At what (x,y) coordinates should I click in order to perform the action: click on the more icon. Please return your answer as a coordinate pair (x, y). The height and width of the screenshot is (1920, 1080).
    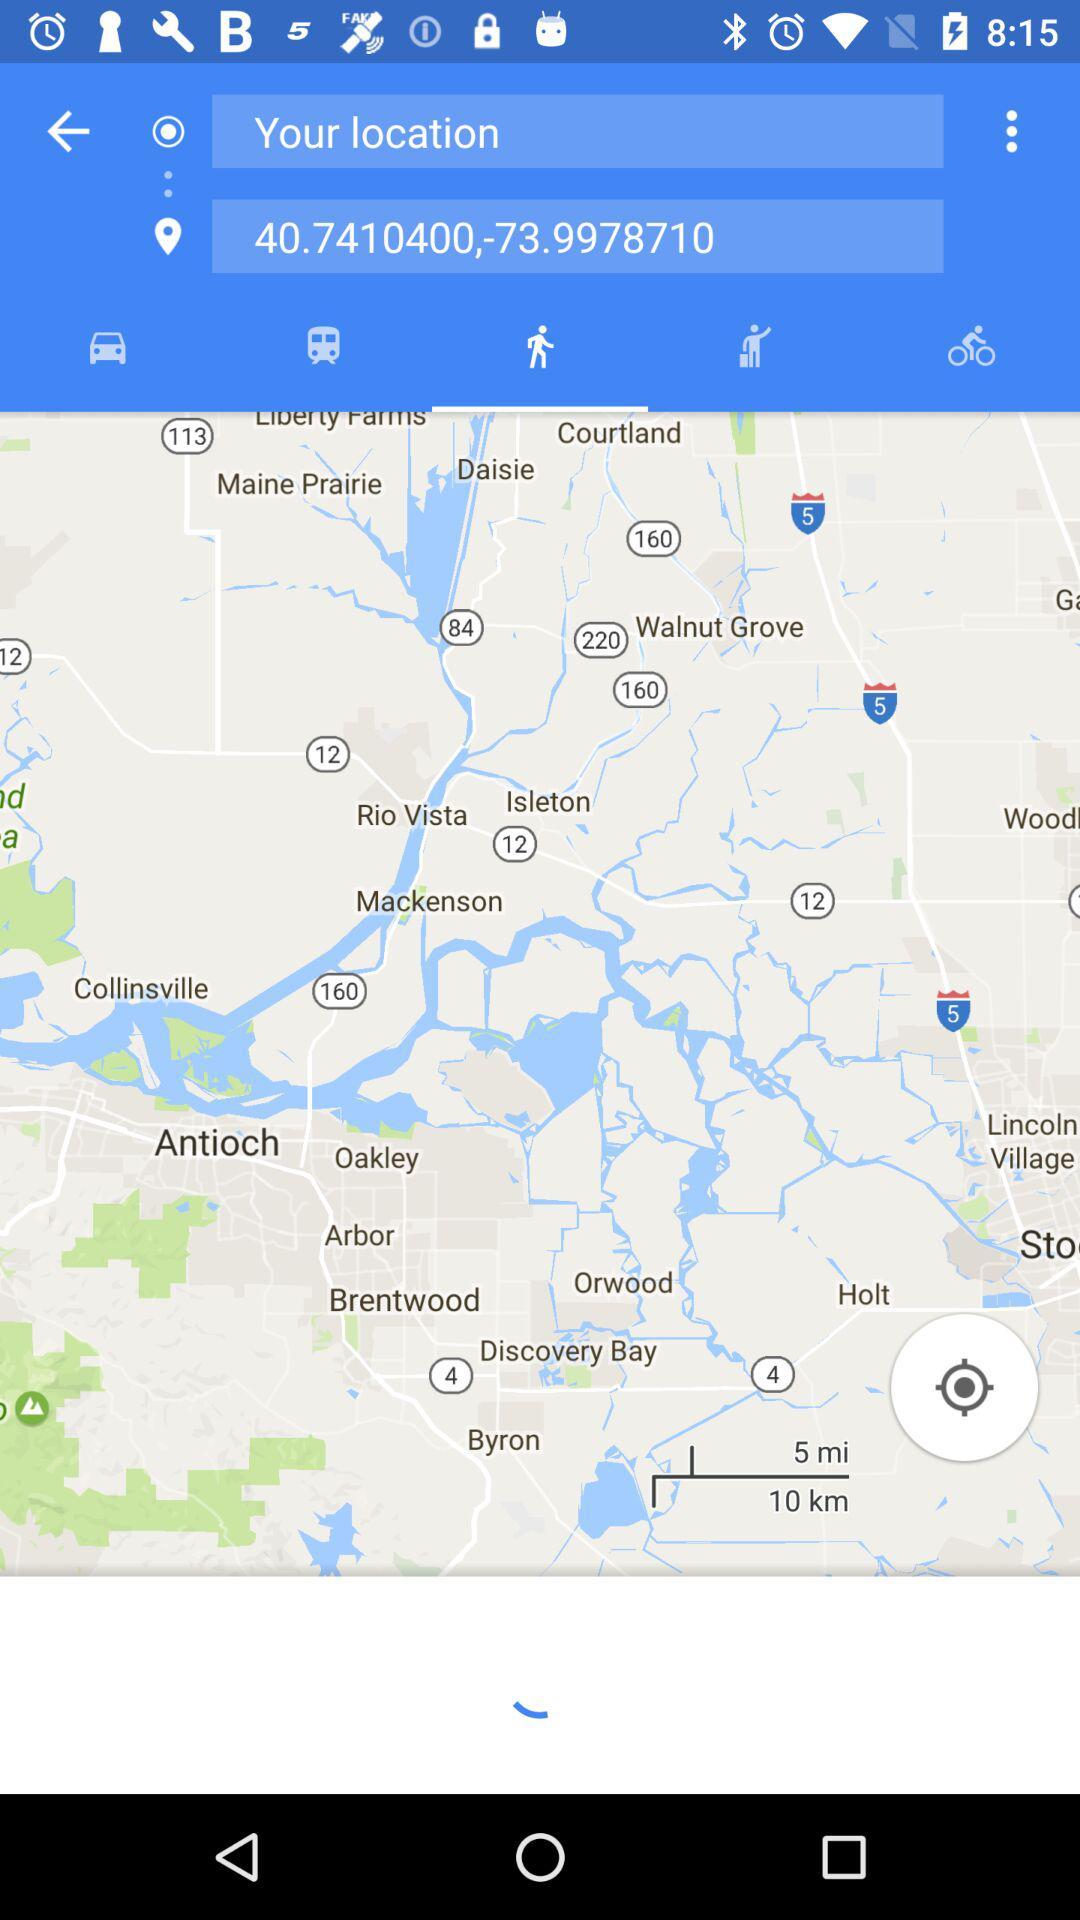
    Looking at the image, I should click on (1011, 130).